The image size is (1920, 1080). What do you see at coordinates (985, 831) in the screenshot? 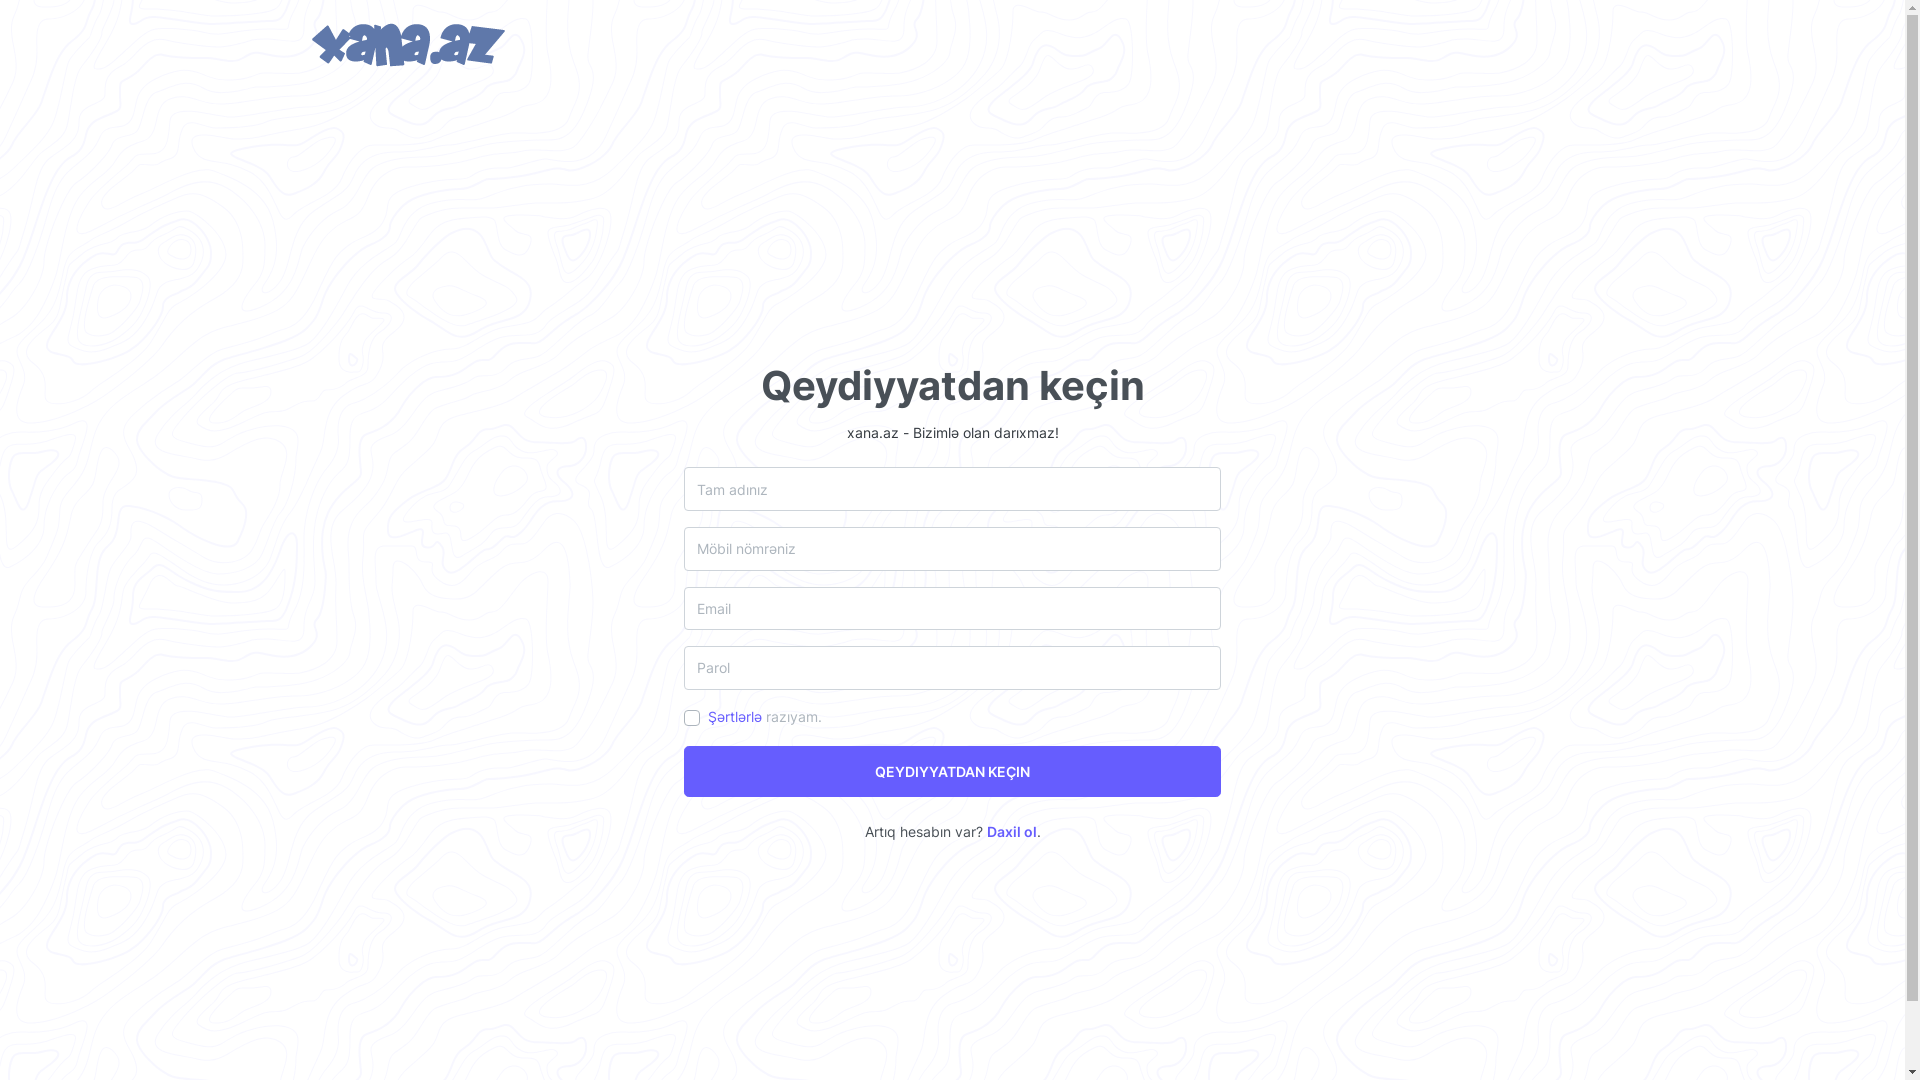
I see `'Daxil ol'` at bounding box center [985, 831].